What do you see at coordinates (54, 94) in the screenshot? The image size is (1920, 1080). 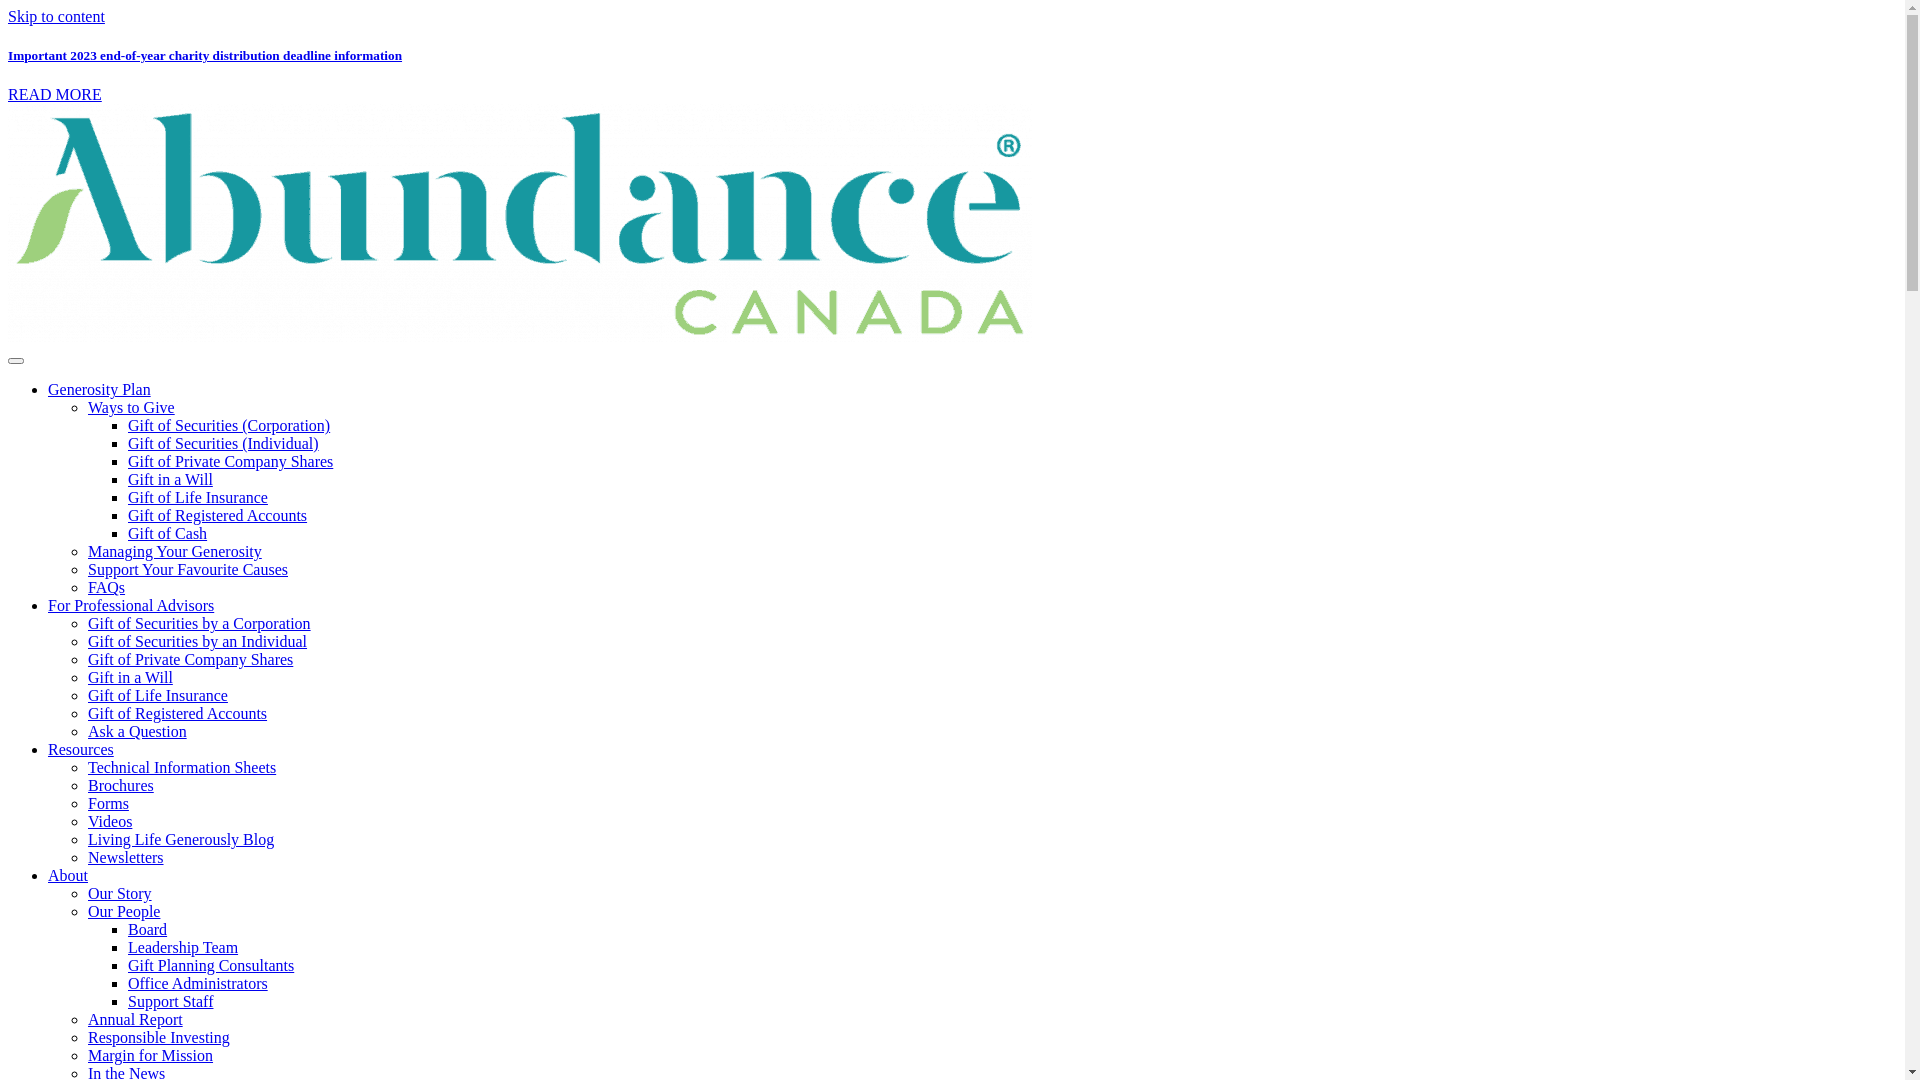 I see `'READ MORE'` at bounding box center [54, 94].